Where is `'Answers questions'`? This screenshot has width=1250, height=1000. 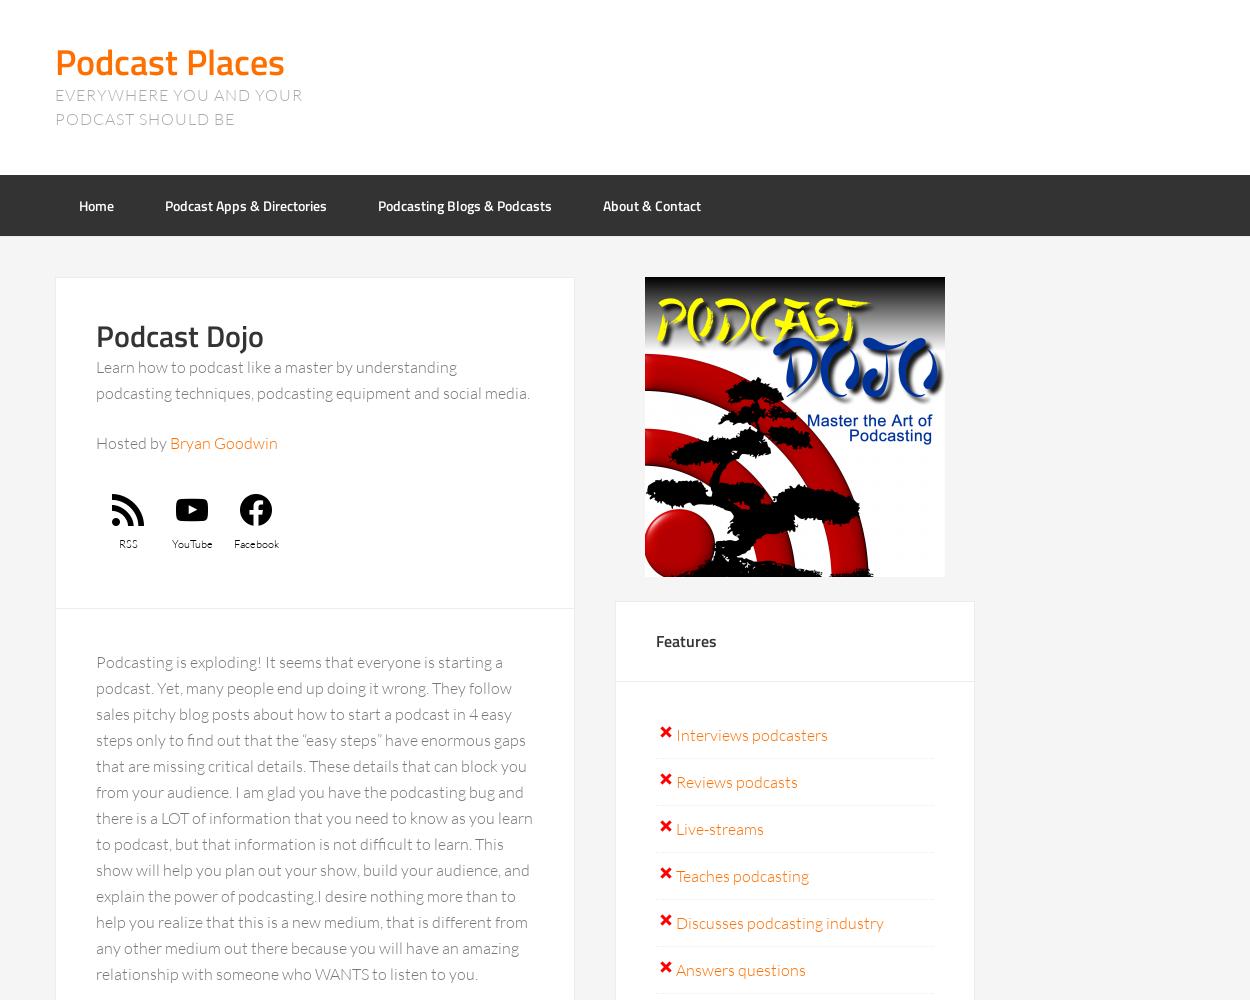 'Answers questions' is located at coordinates (740, 969).